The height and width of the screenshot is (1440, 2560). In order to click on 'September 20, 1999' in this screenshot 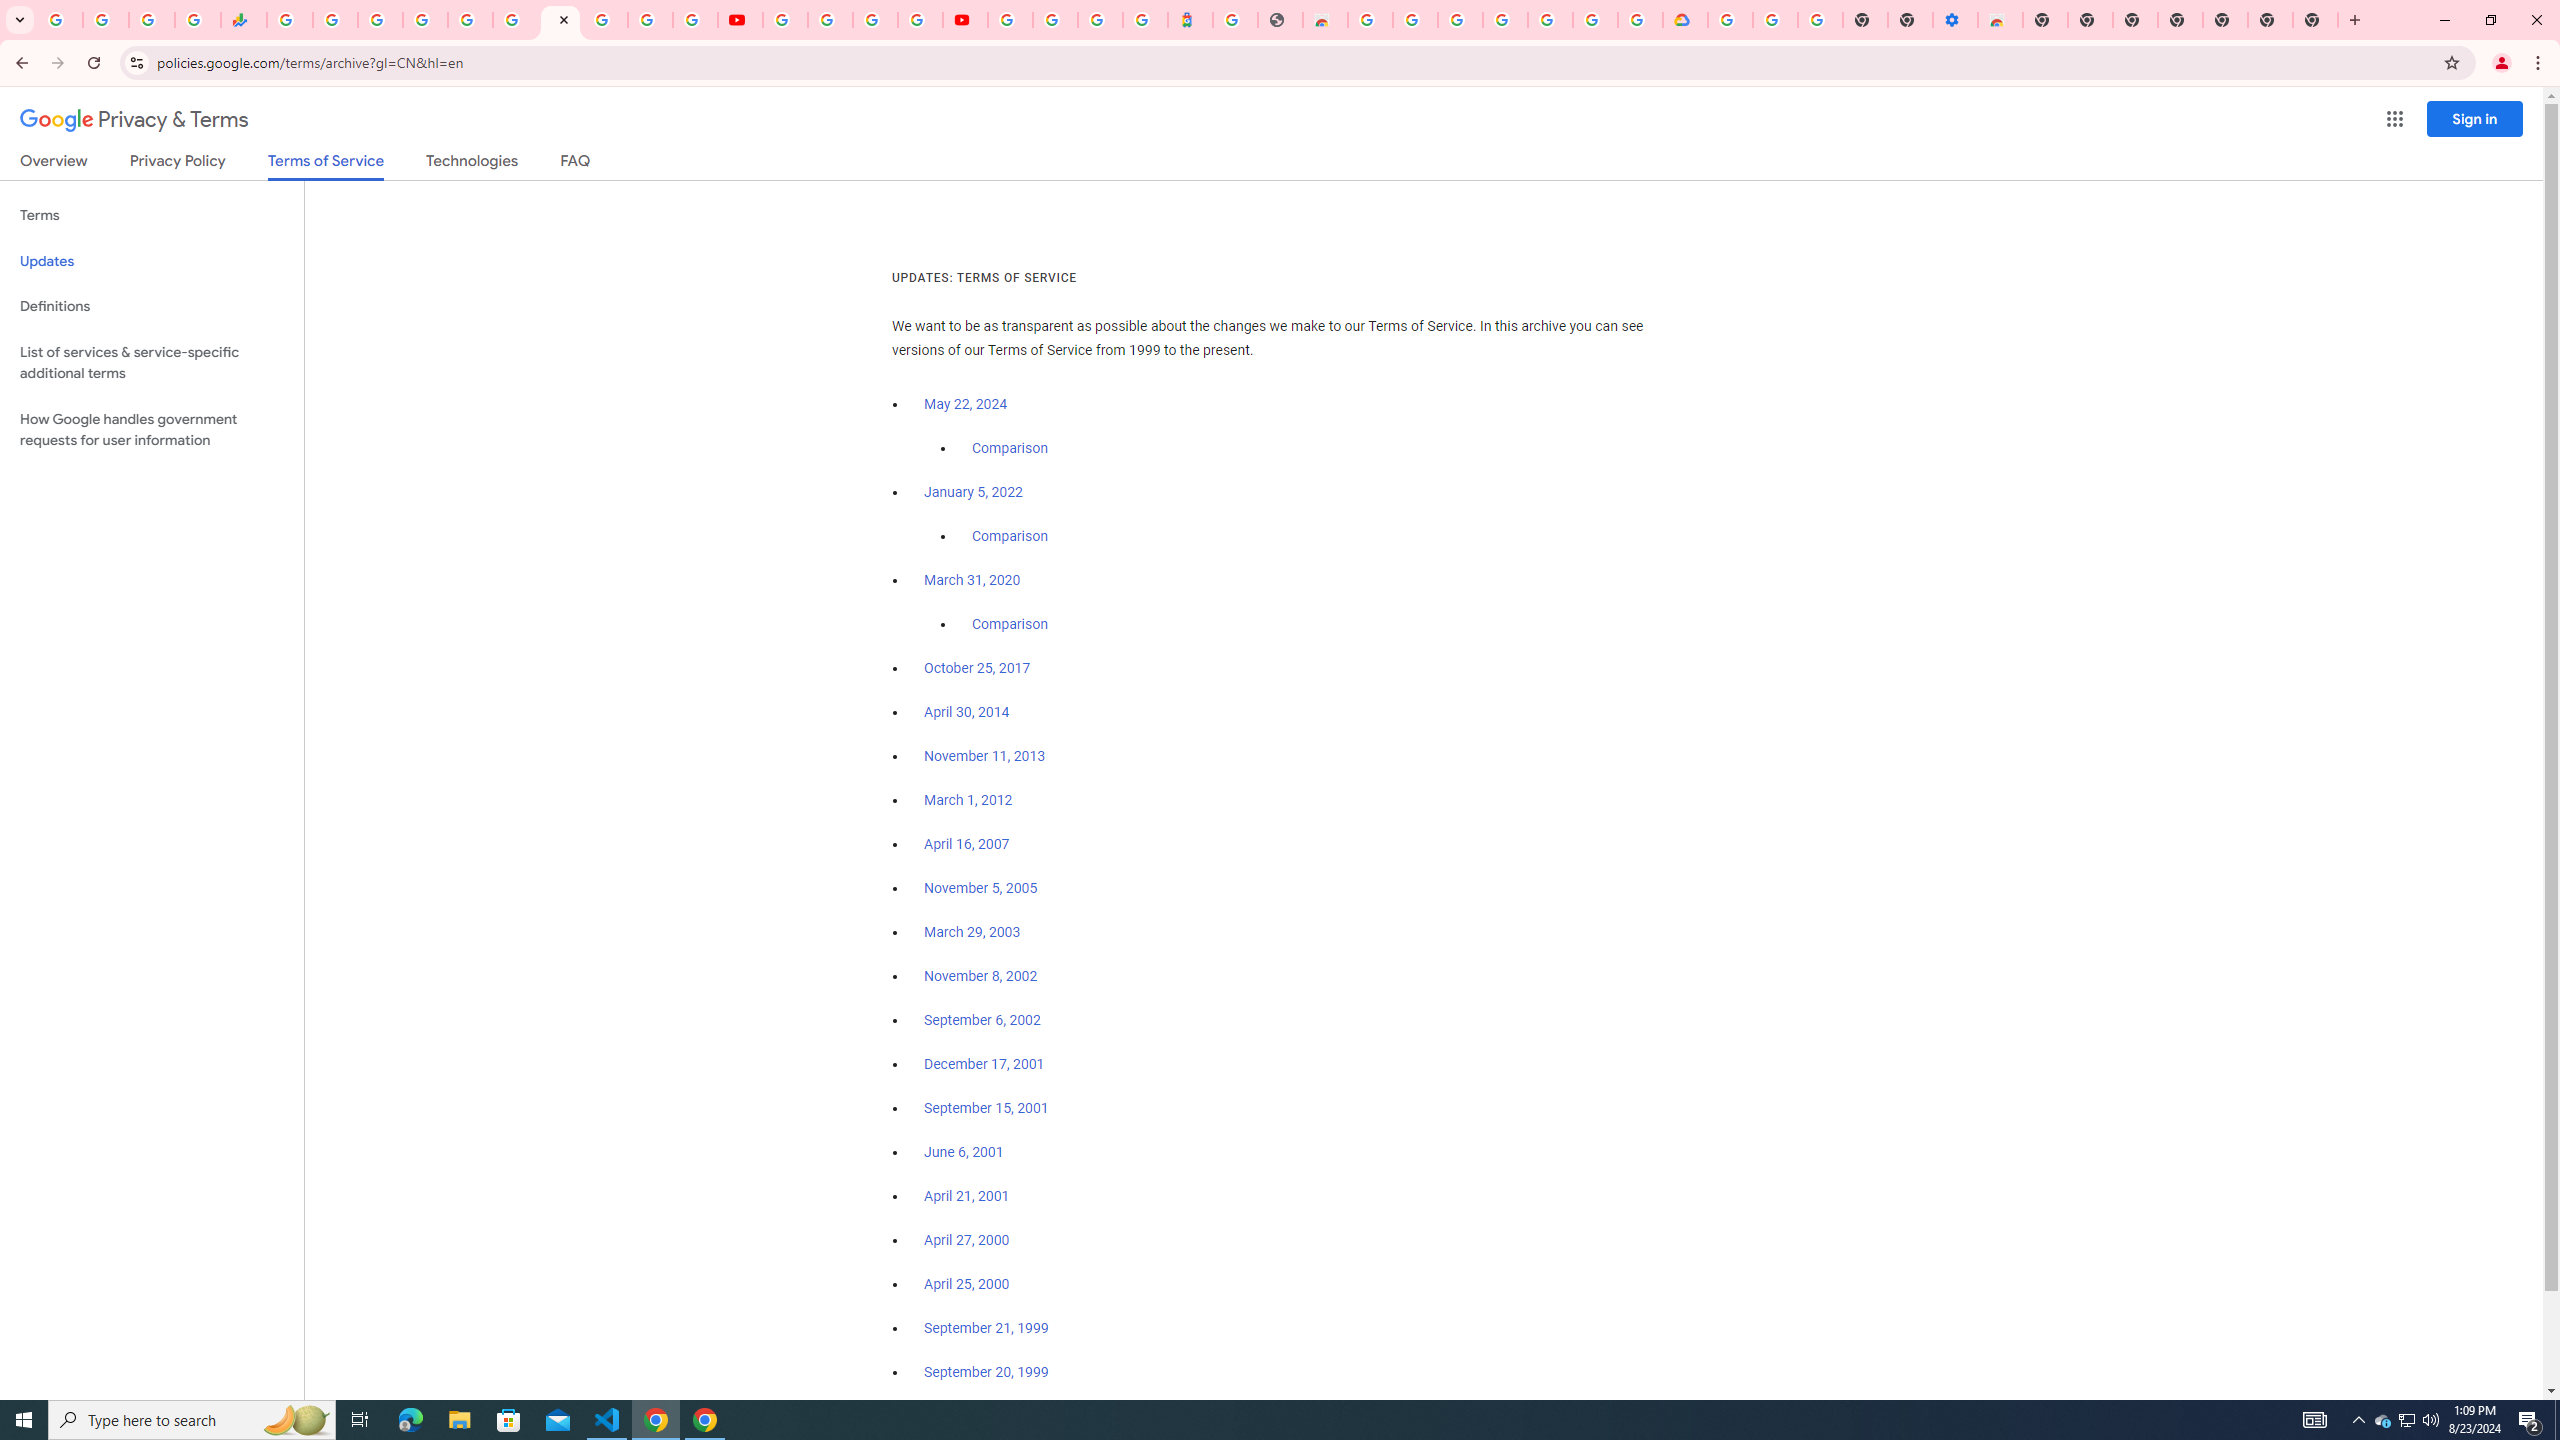, I will do `click(986, 1371)`.